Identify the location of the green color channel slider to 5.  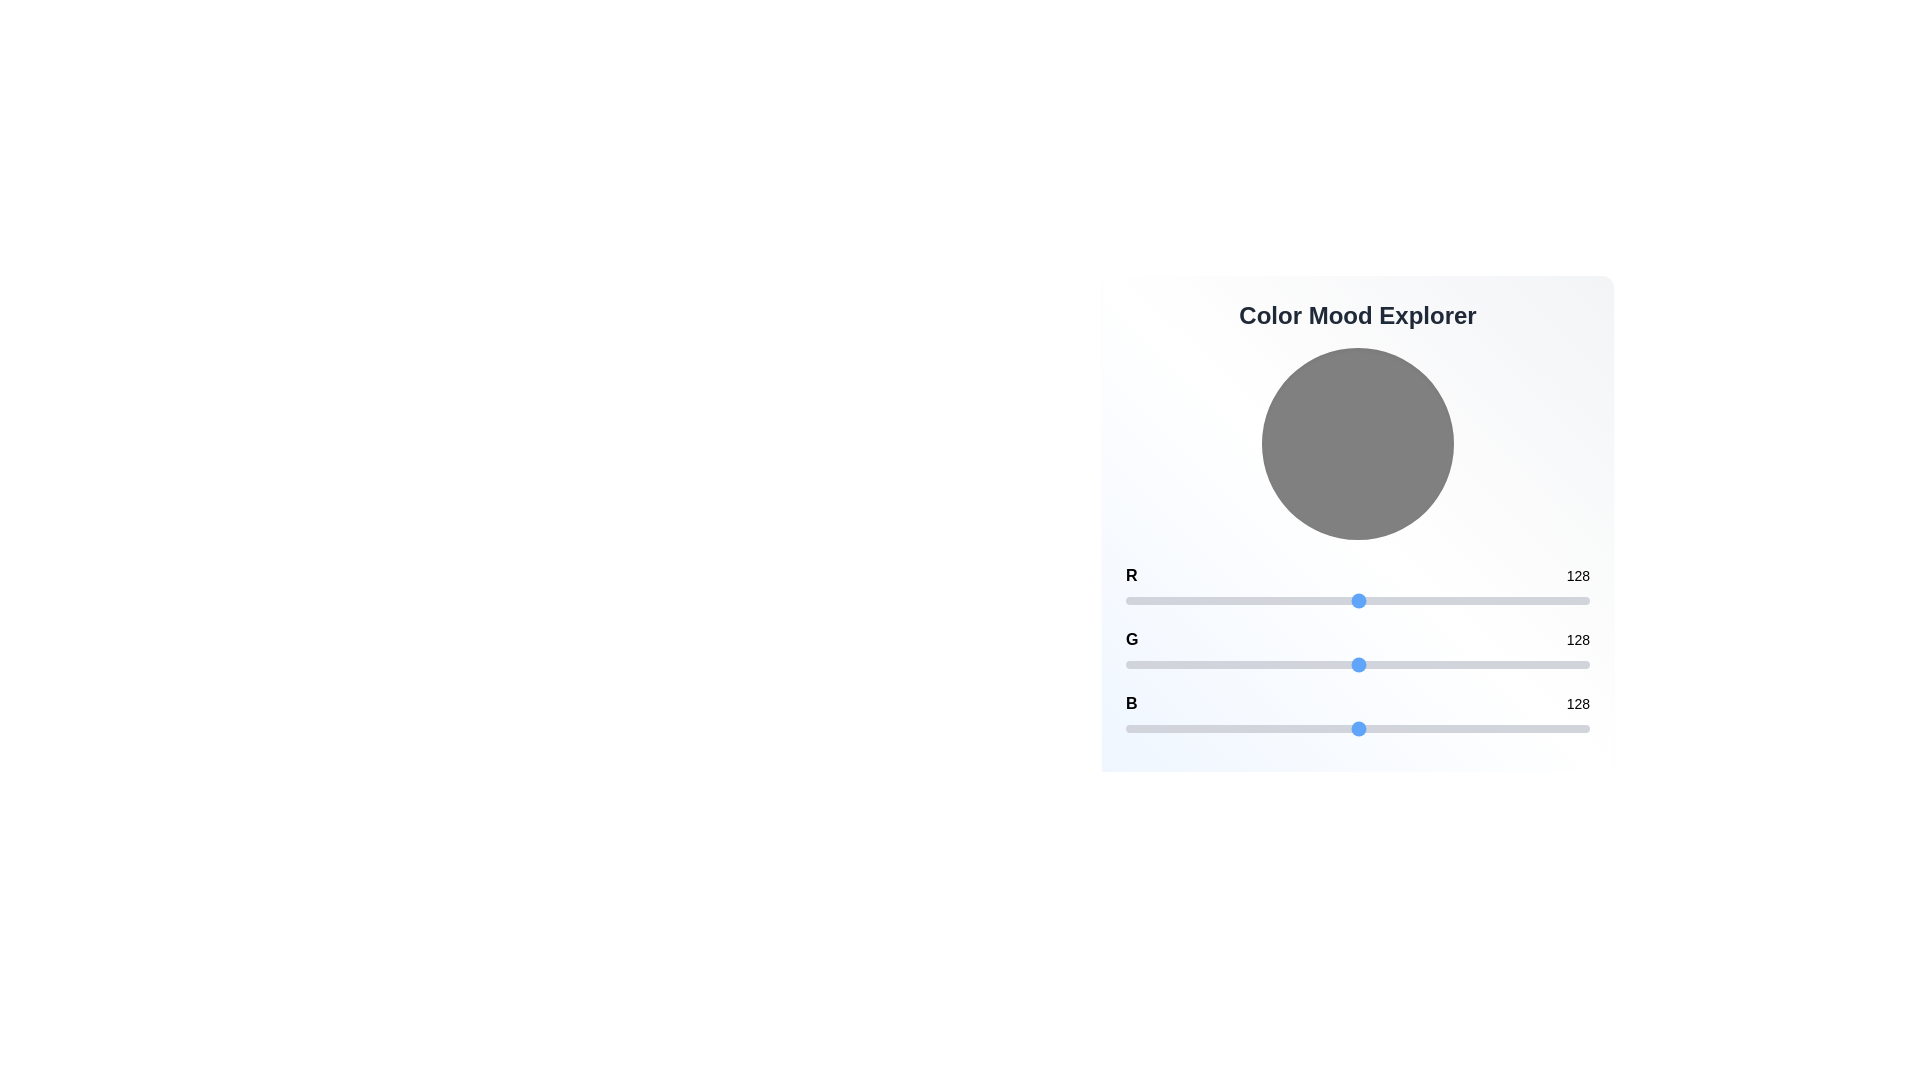
(1135, 664).